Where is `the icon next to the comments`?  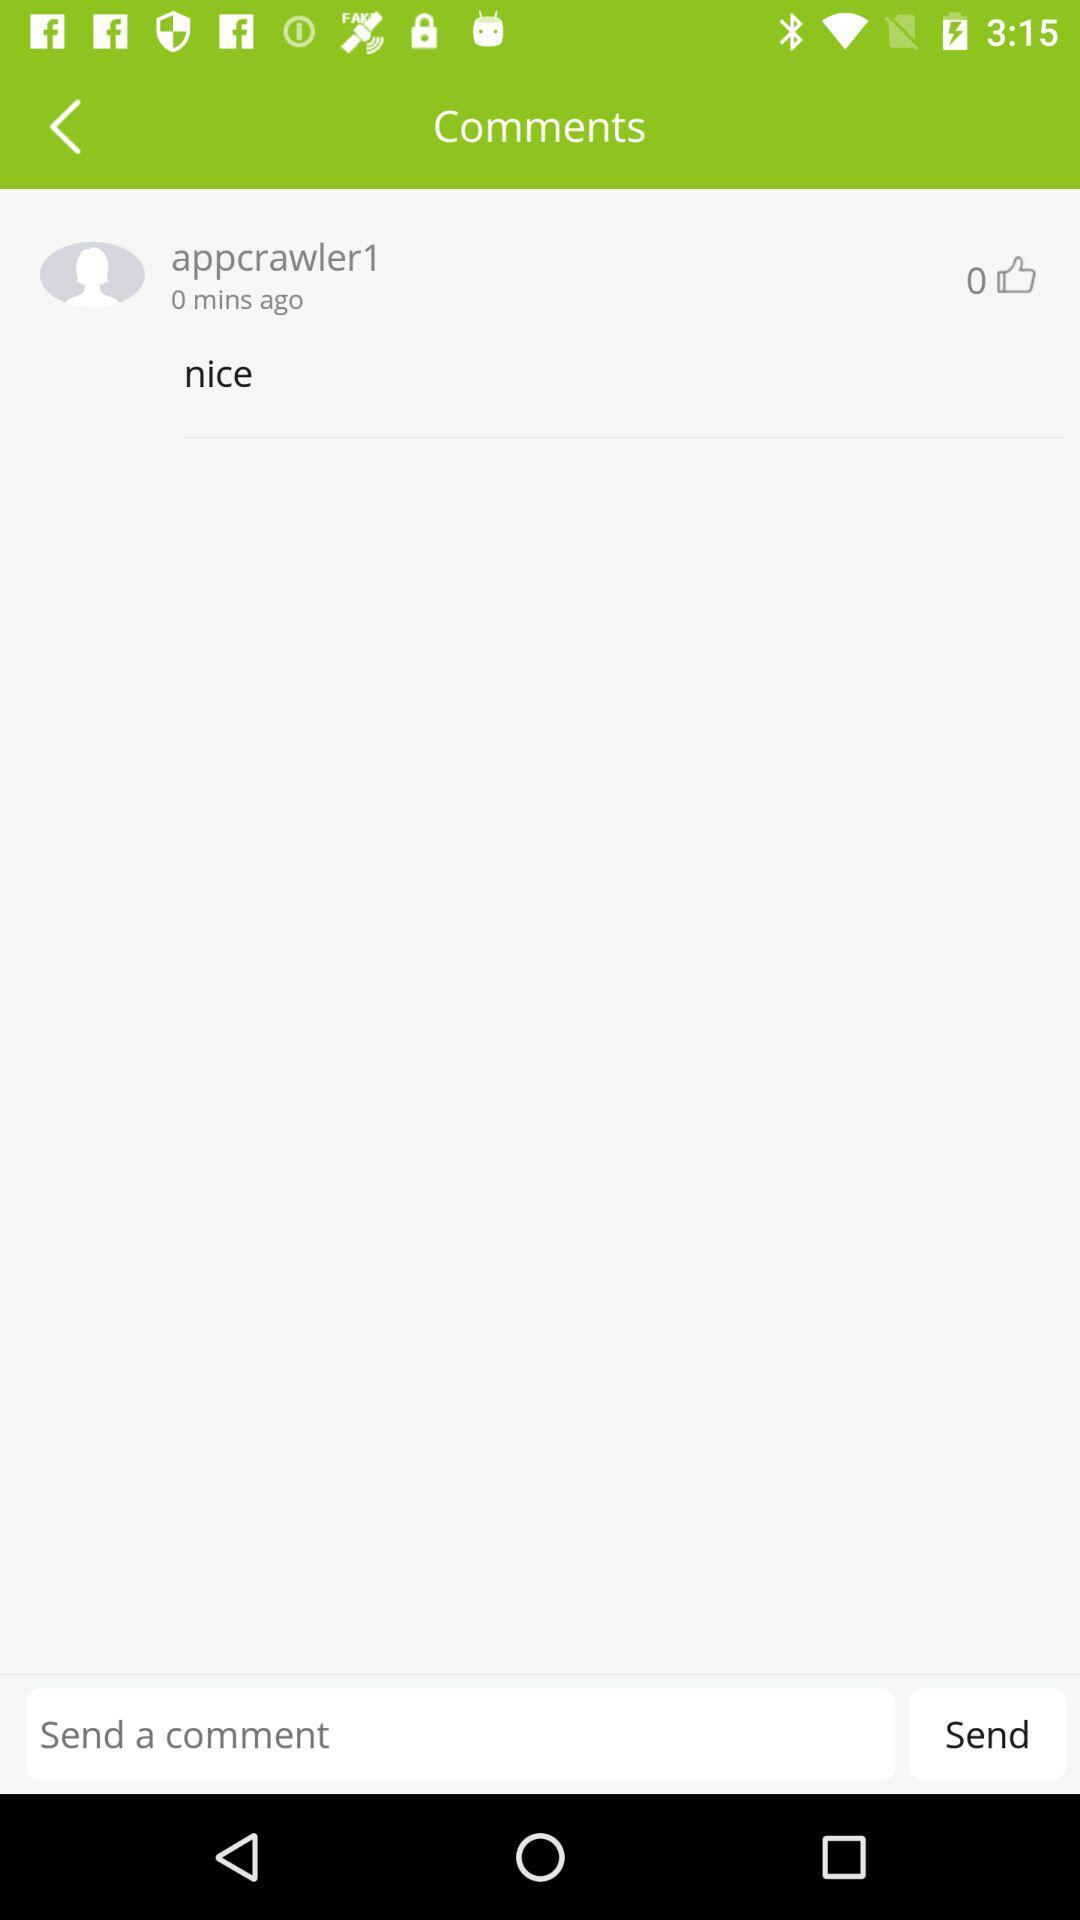 the icon next to the comments is located at coordinates (63, 124).